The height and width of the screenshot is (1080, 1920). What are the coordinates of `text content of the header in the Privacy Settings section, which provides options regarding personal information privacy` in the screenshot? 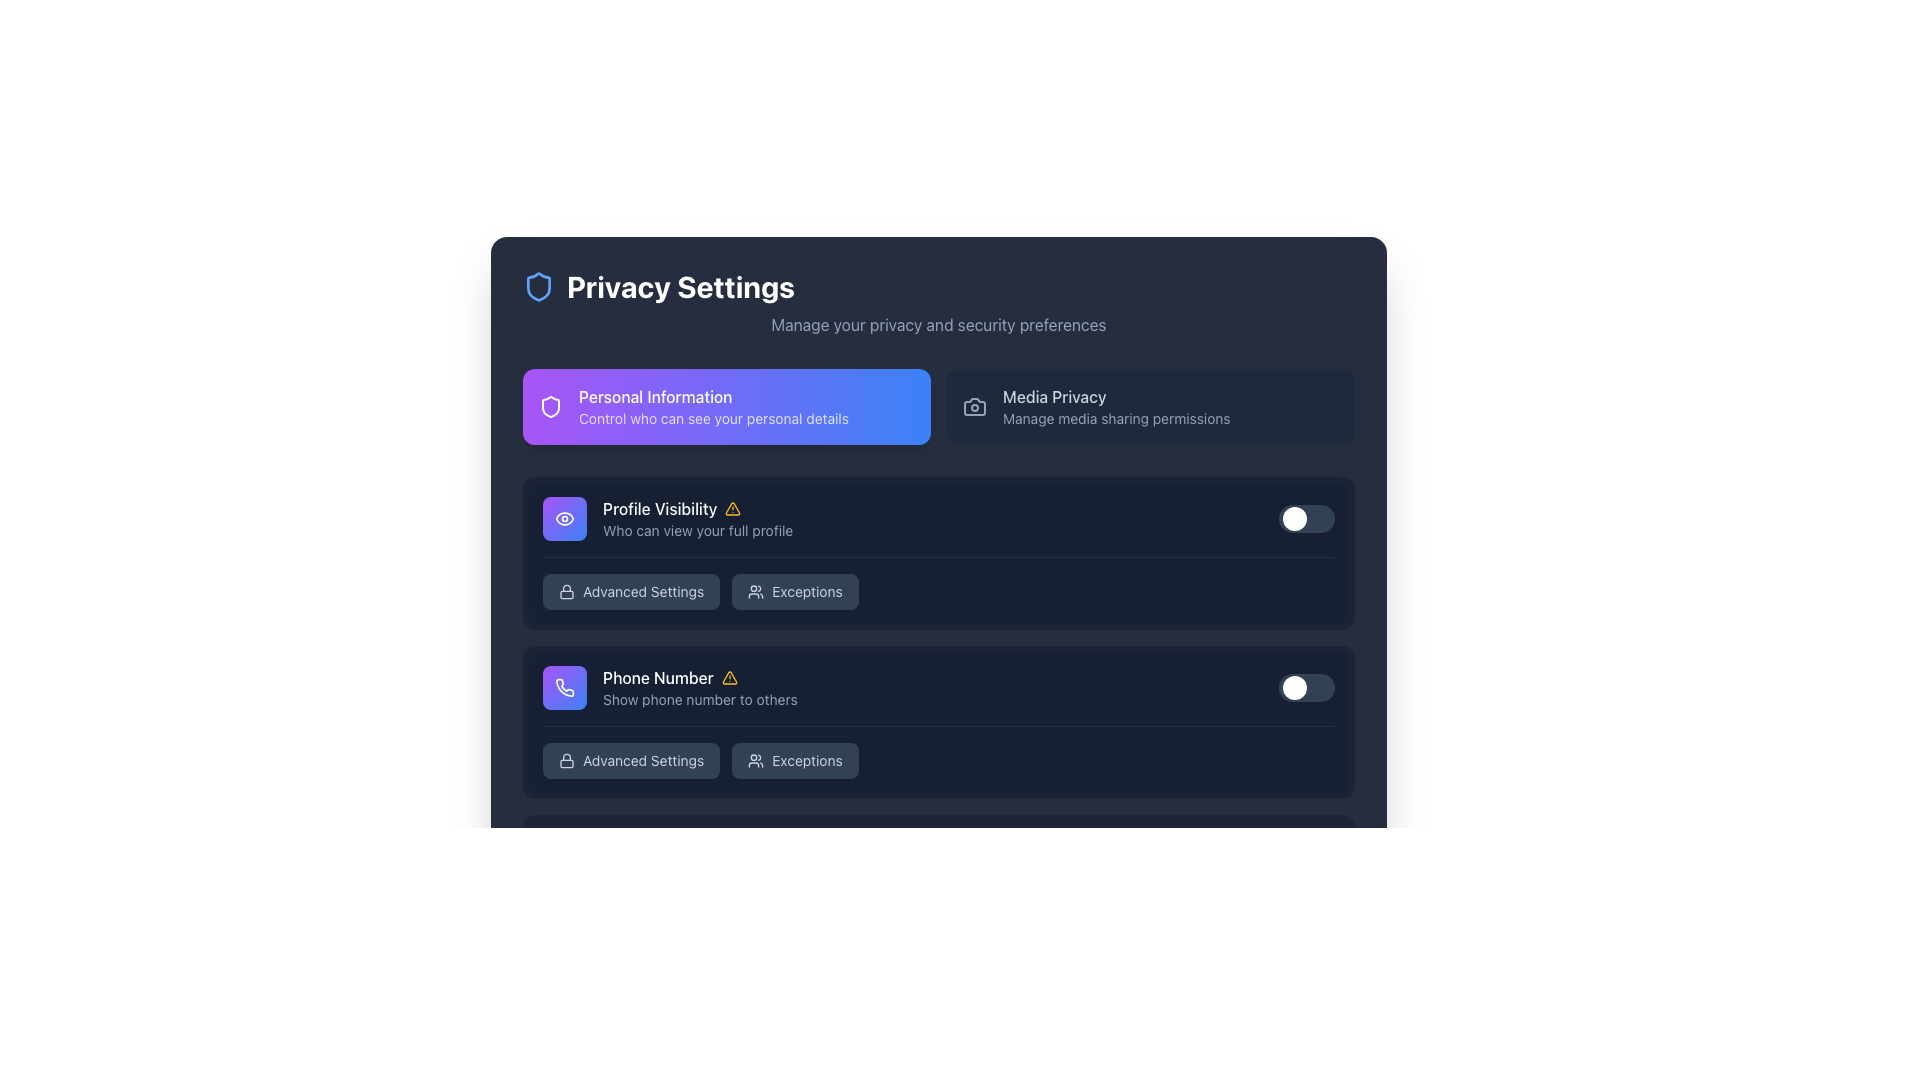 It's located at (714, 406).